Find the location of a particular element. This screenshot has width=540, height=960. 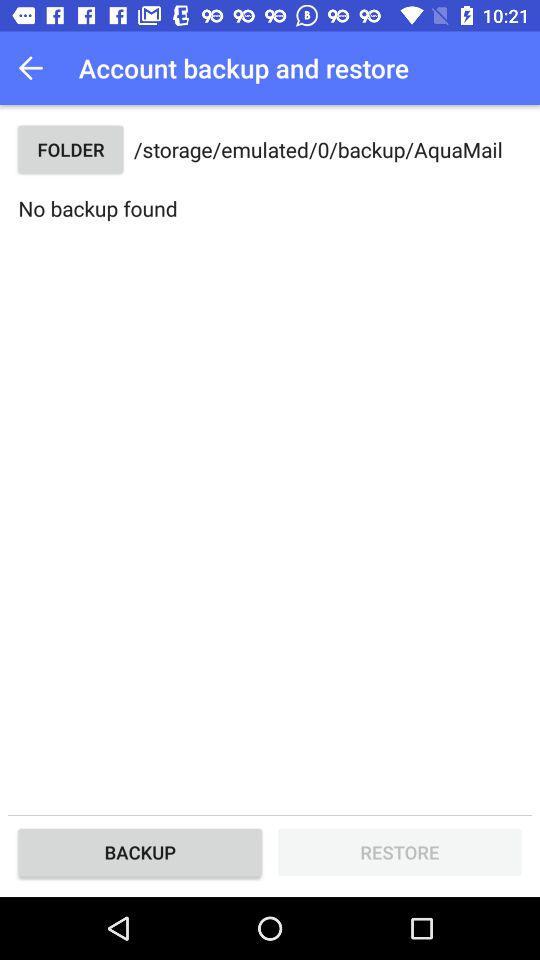

the item to the left of the storage emulated 0 icon is located at coordinates (69, 148).